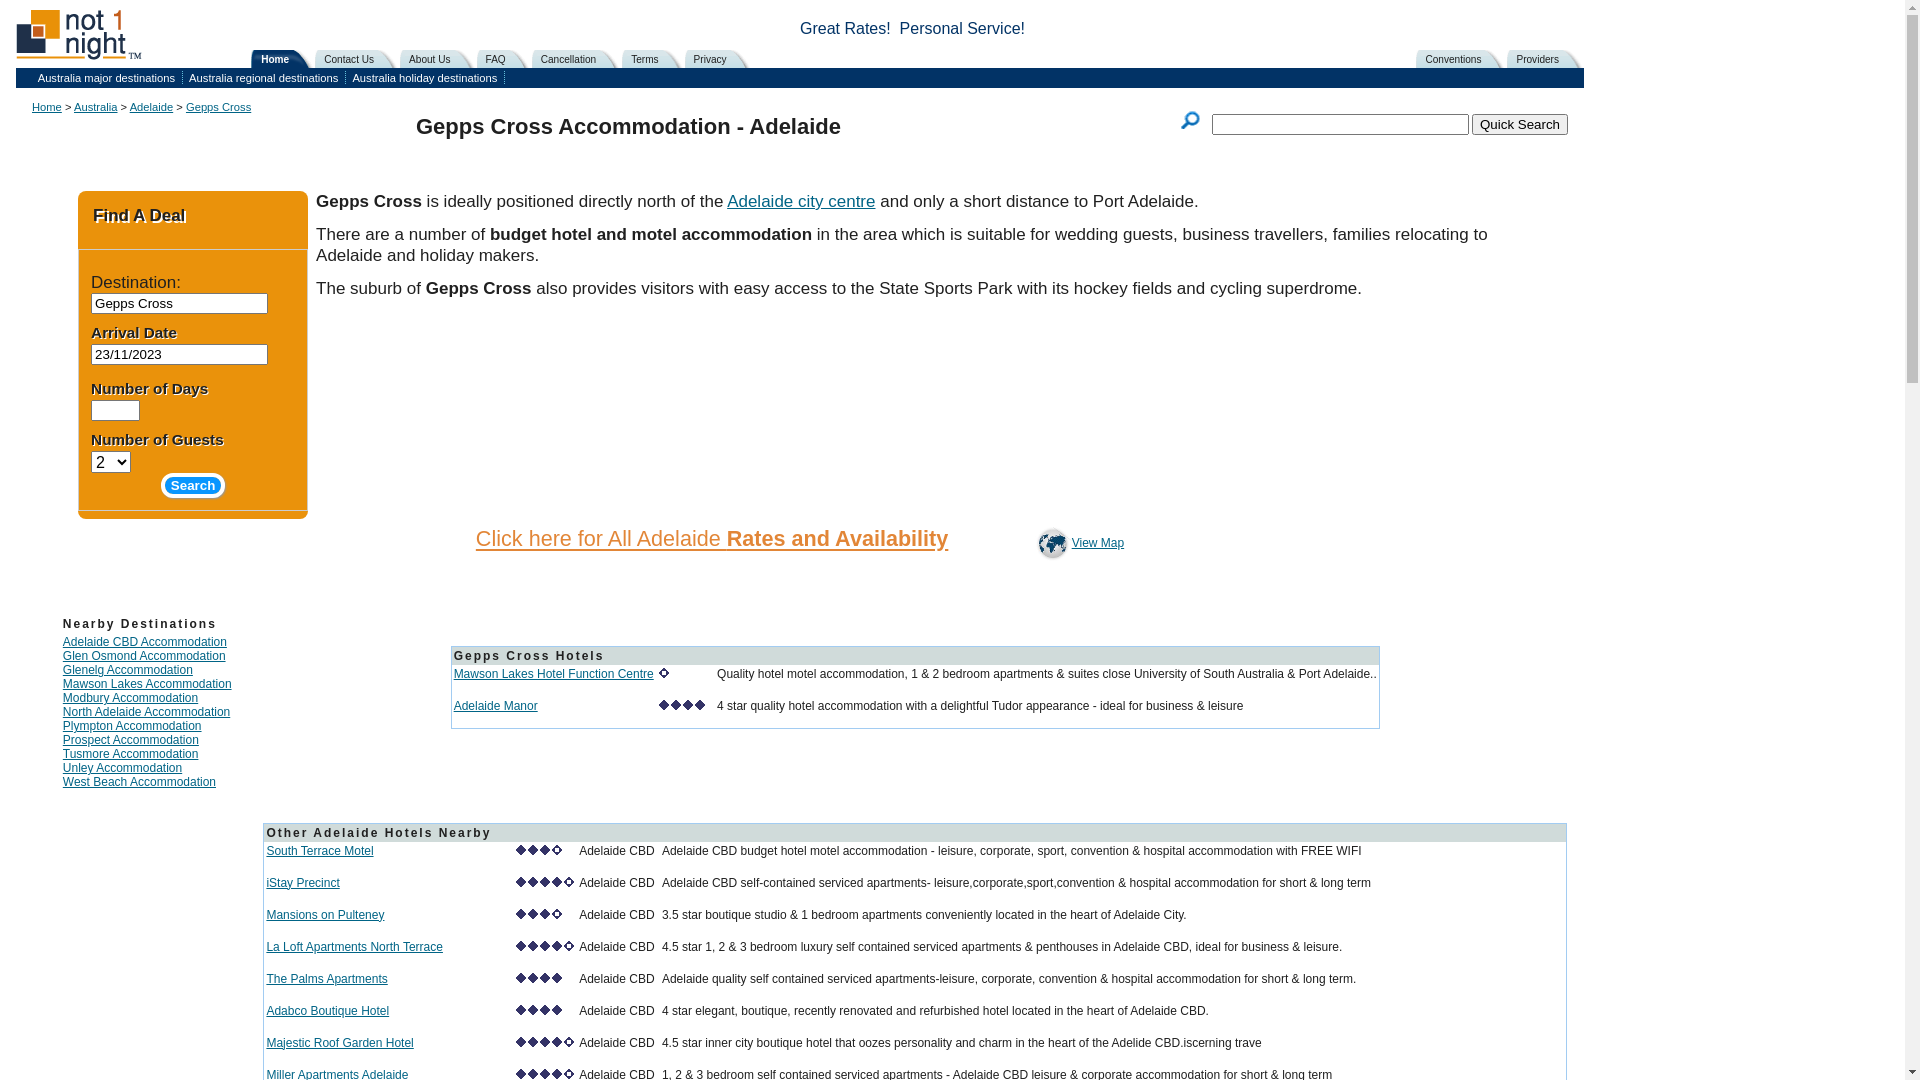 Image resolution: width=1920 pixels, height=1080 pixels. I want to click on 'Adelaide Manor', so click(453, 704).